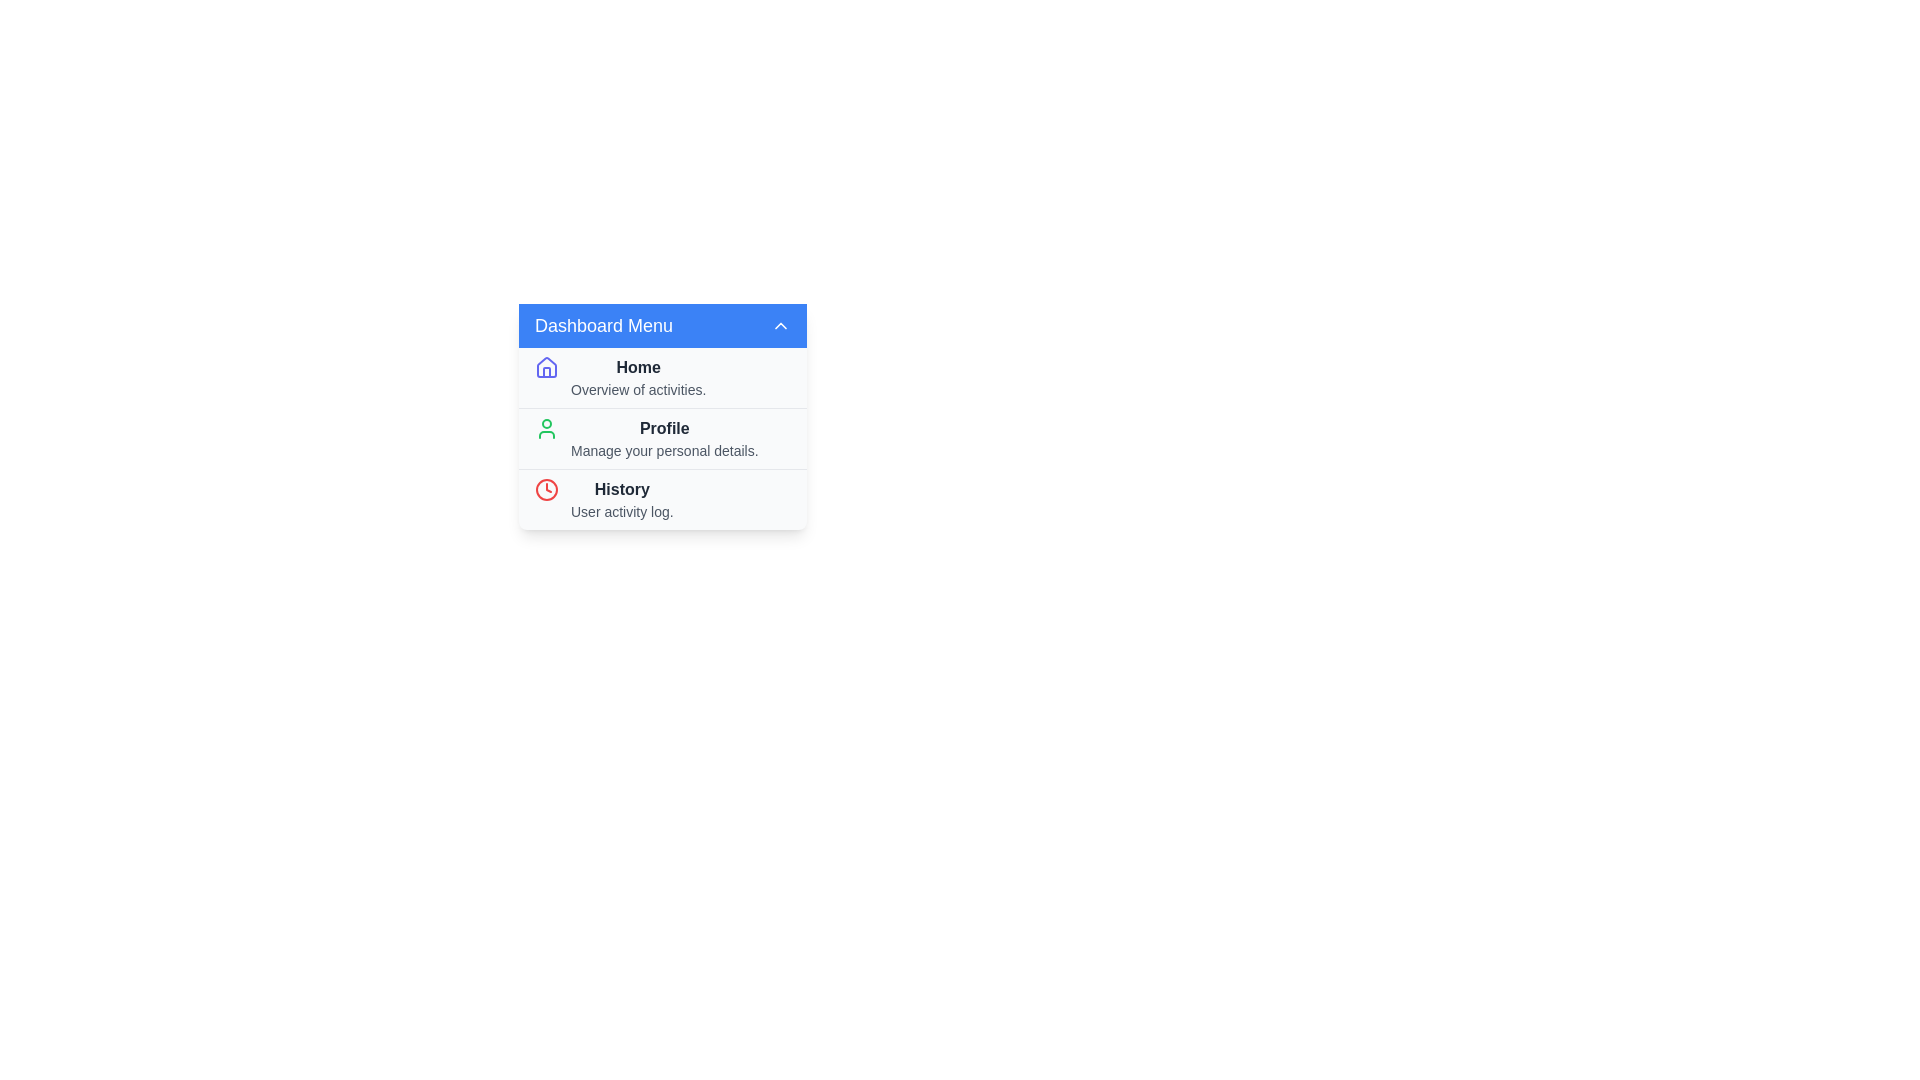 The width and height of the screenshot is (1920, 1080). I want to click on the 'Home' button in the Dashboard Menu which features a blue house icon and two text lines, with the first line in bold stating 'Home' and the second line in smaller gray font stating 'Overview of activities', so click(662, 378).